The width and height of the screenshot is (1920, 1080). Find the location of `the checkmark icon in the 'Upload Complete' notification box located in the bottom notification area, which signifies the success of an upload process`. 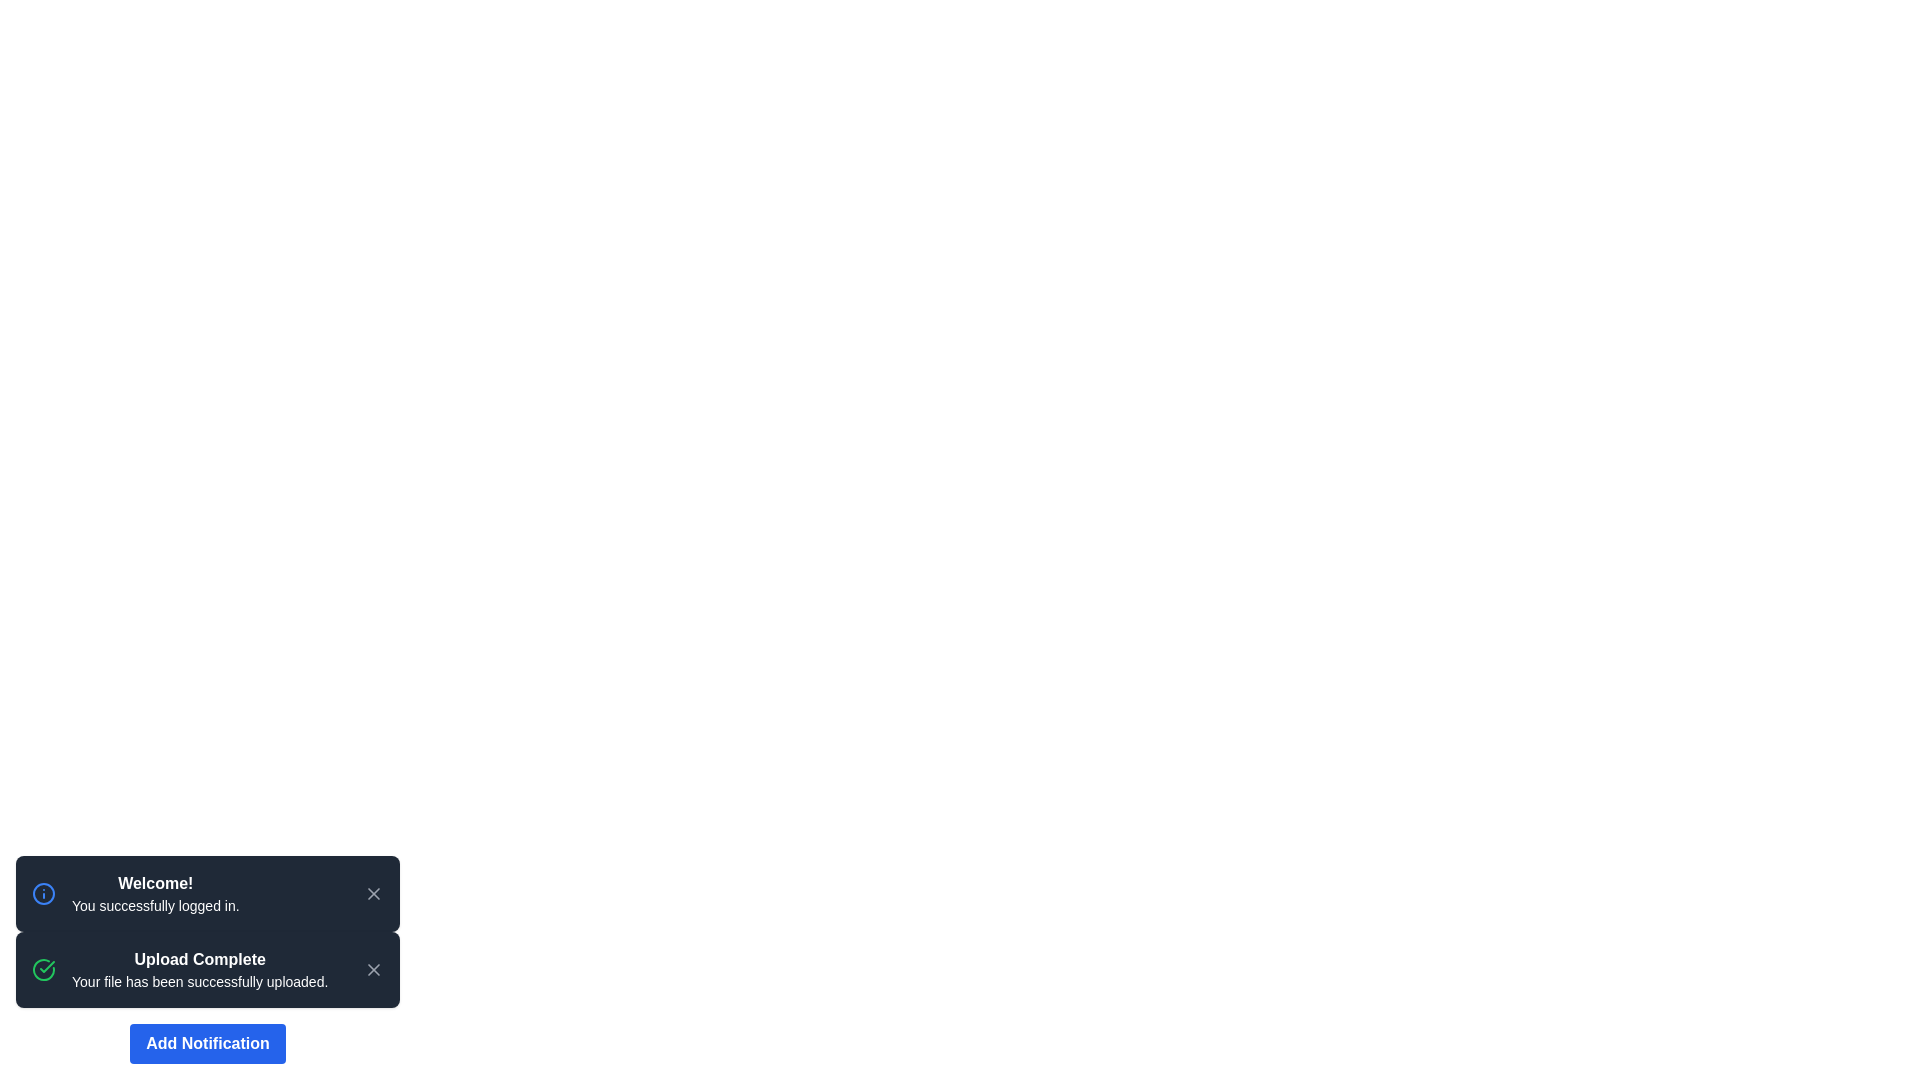

the checkmark icon in the 'Upload Complete' notification box located in the bottom notification area, which signifies the success of an upload process is located at coordinates (47, 966).